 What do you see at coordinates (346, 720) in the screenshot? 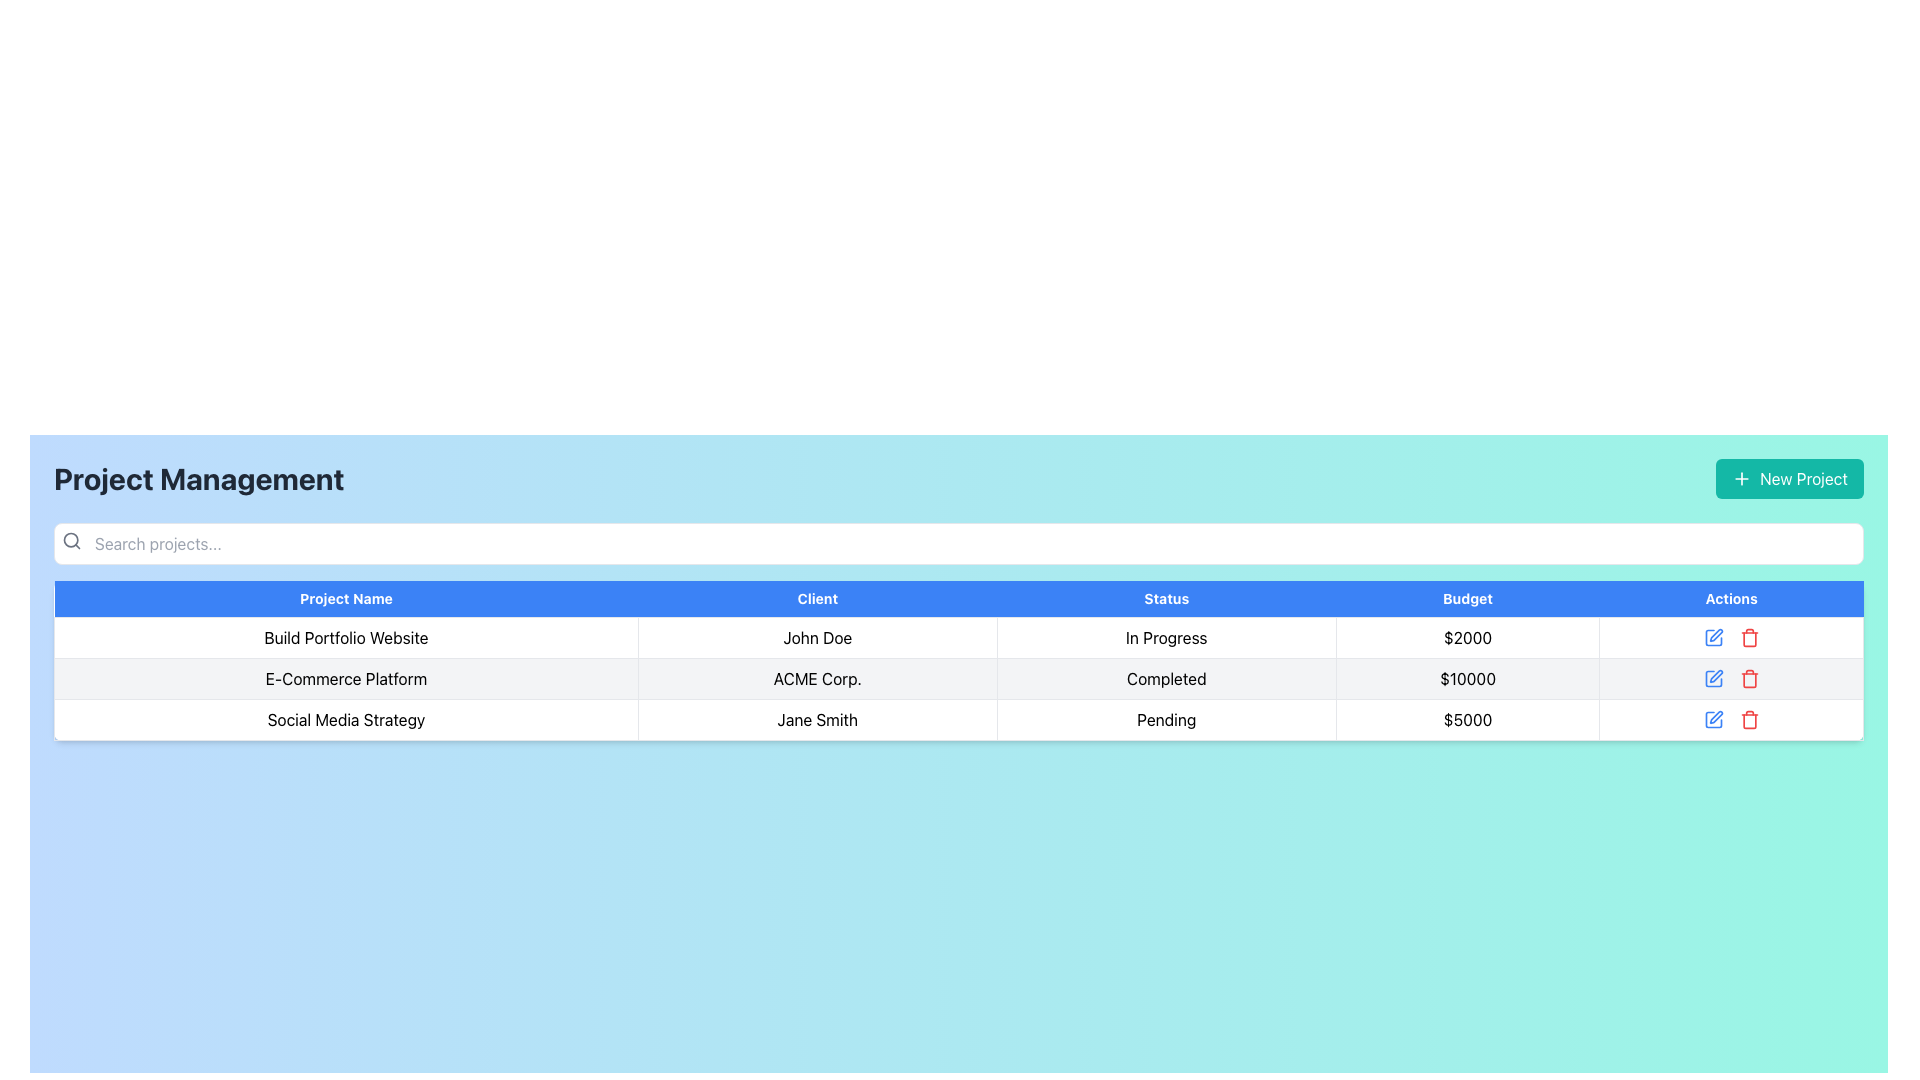
I see `the static text label displaying 'Social Media Strategy' located in the third row of the table under the 'Project Name' column` at bounding box center [346, 720].